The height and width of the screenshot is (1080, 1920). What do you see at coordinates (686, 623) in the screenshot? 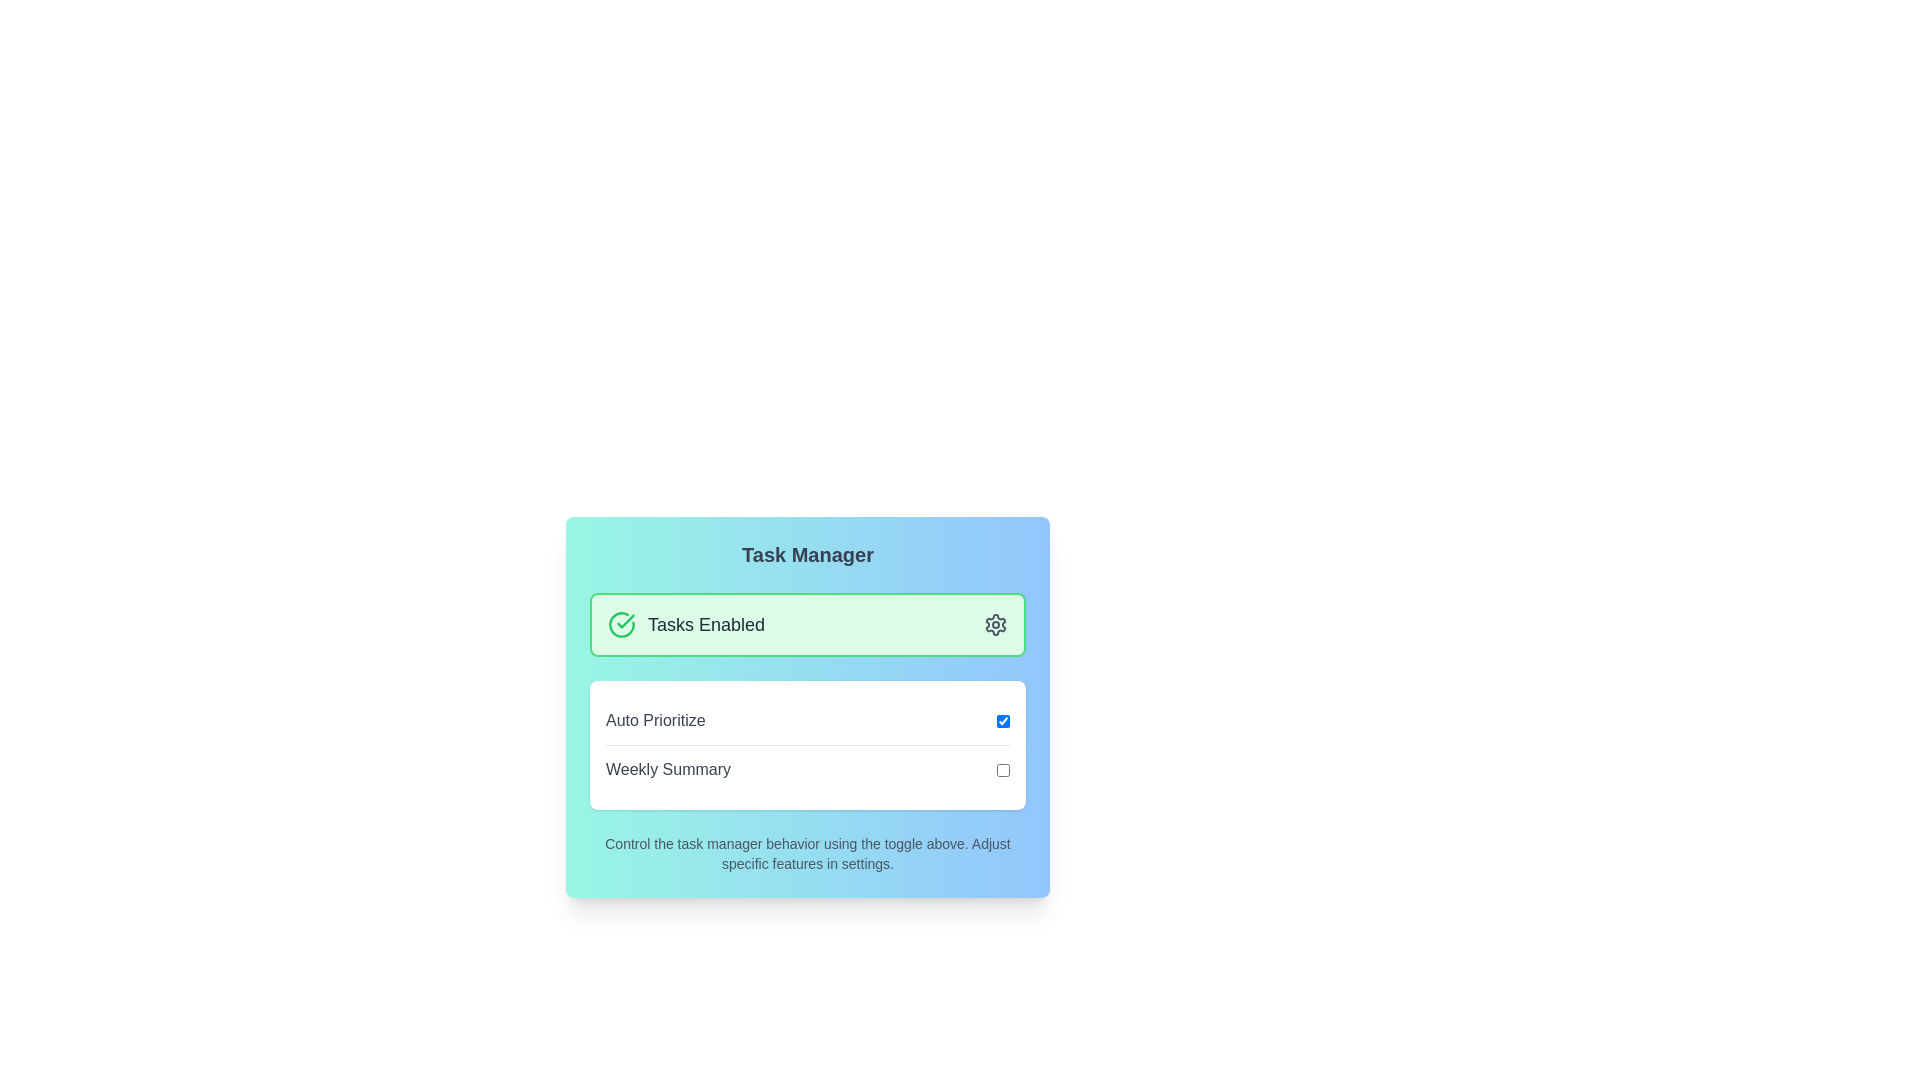
I see `the 'Tasks Enabled' label with the green checkmark icon, located in the top section of the rounded green box in the 'Task Manager' section` at bounding box center [686, 623].